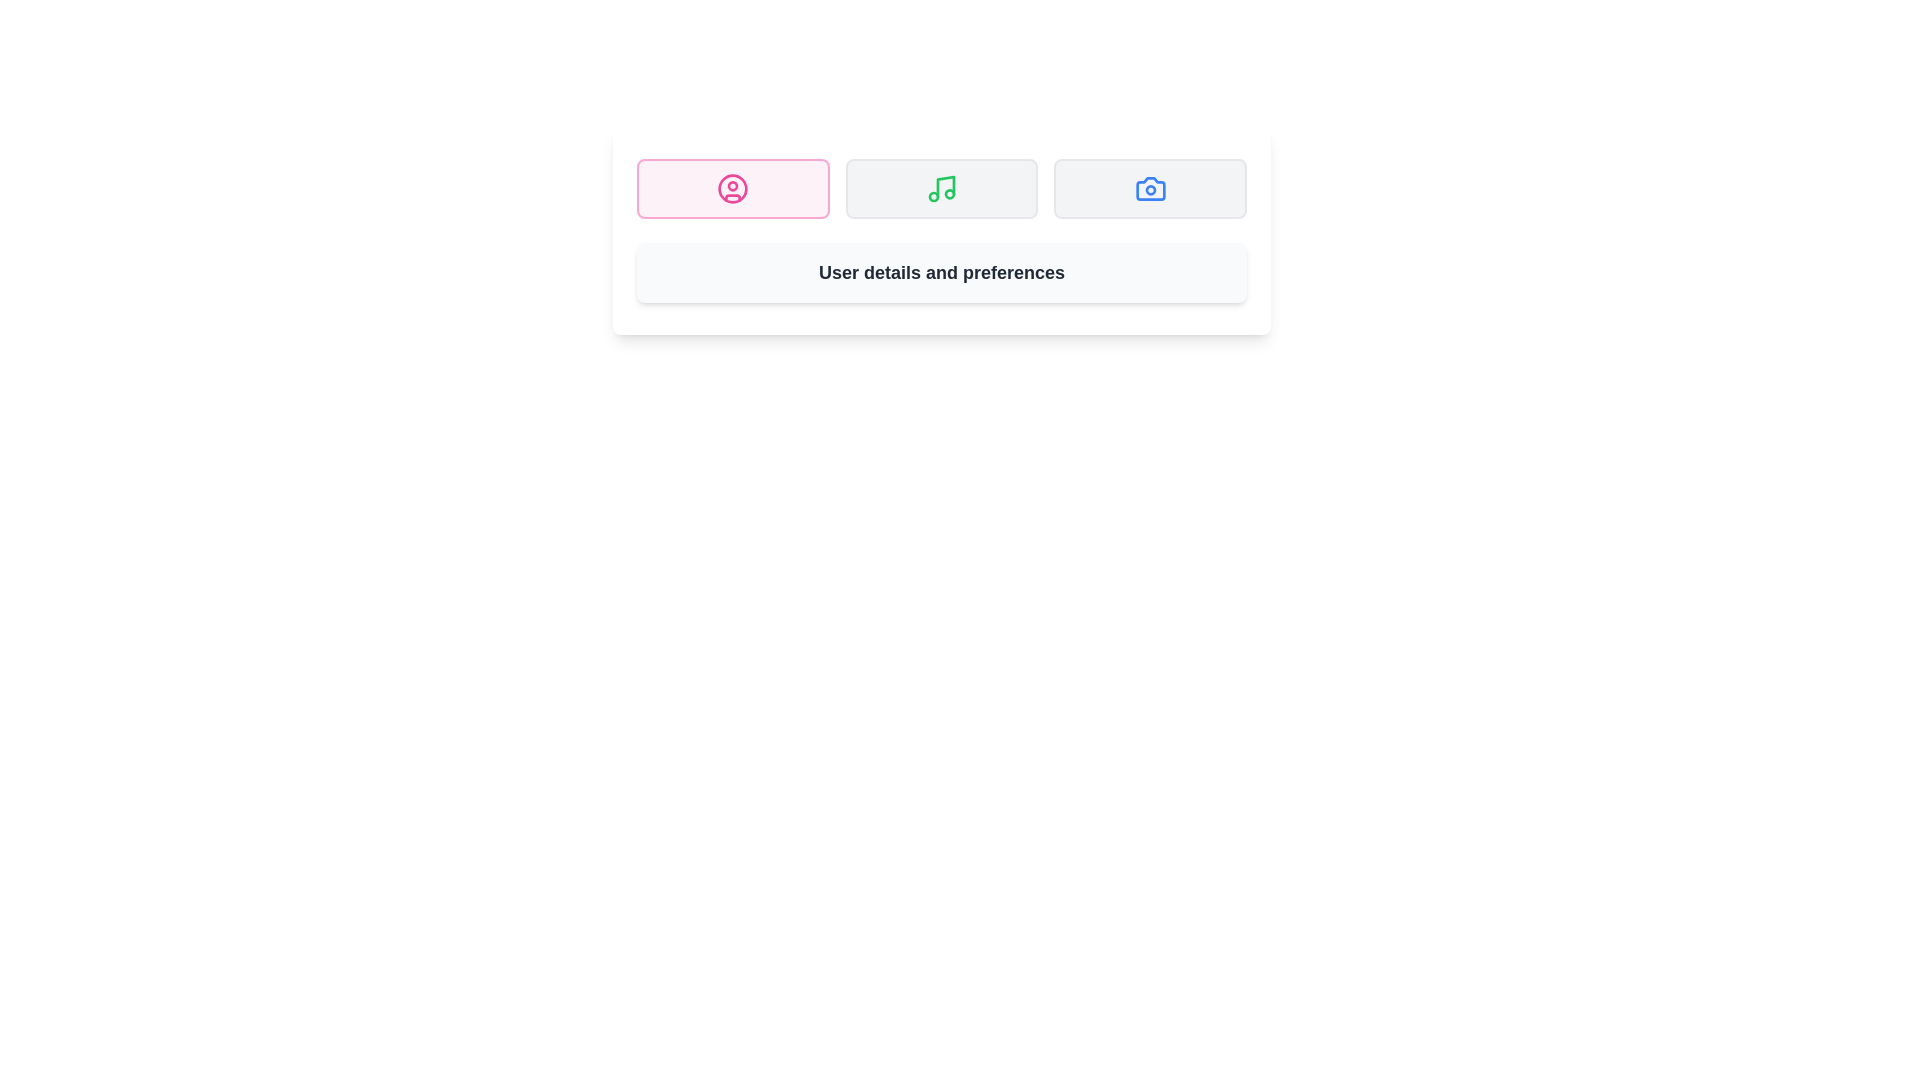 The image size is (1920, 1080). What do you see at coordinates (940, 189) in the screenshot?
I see `the tab corresponding to Music to observe the icon and color changes` at bounding box center [940, 189].